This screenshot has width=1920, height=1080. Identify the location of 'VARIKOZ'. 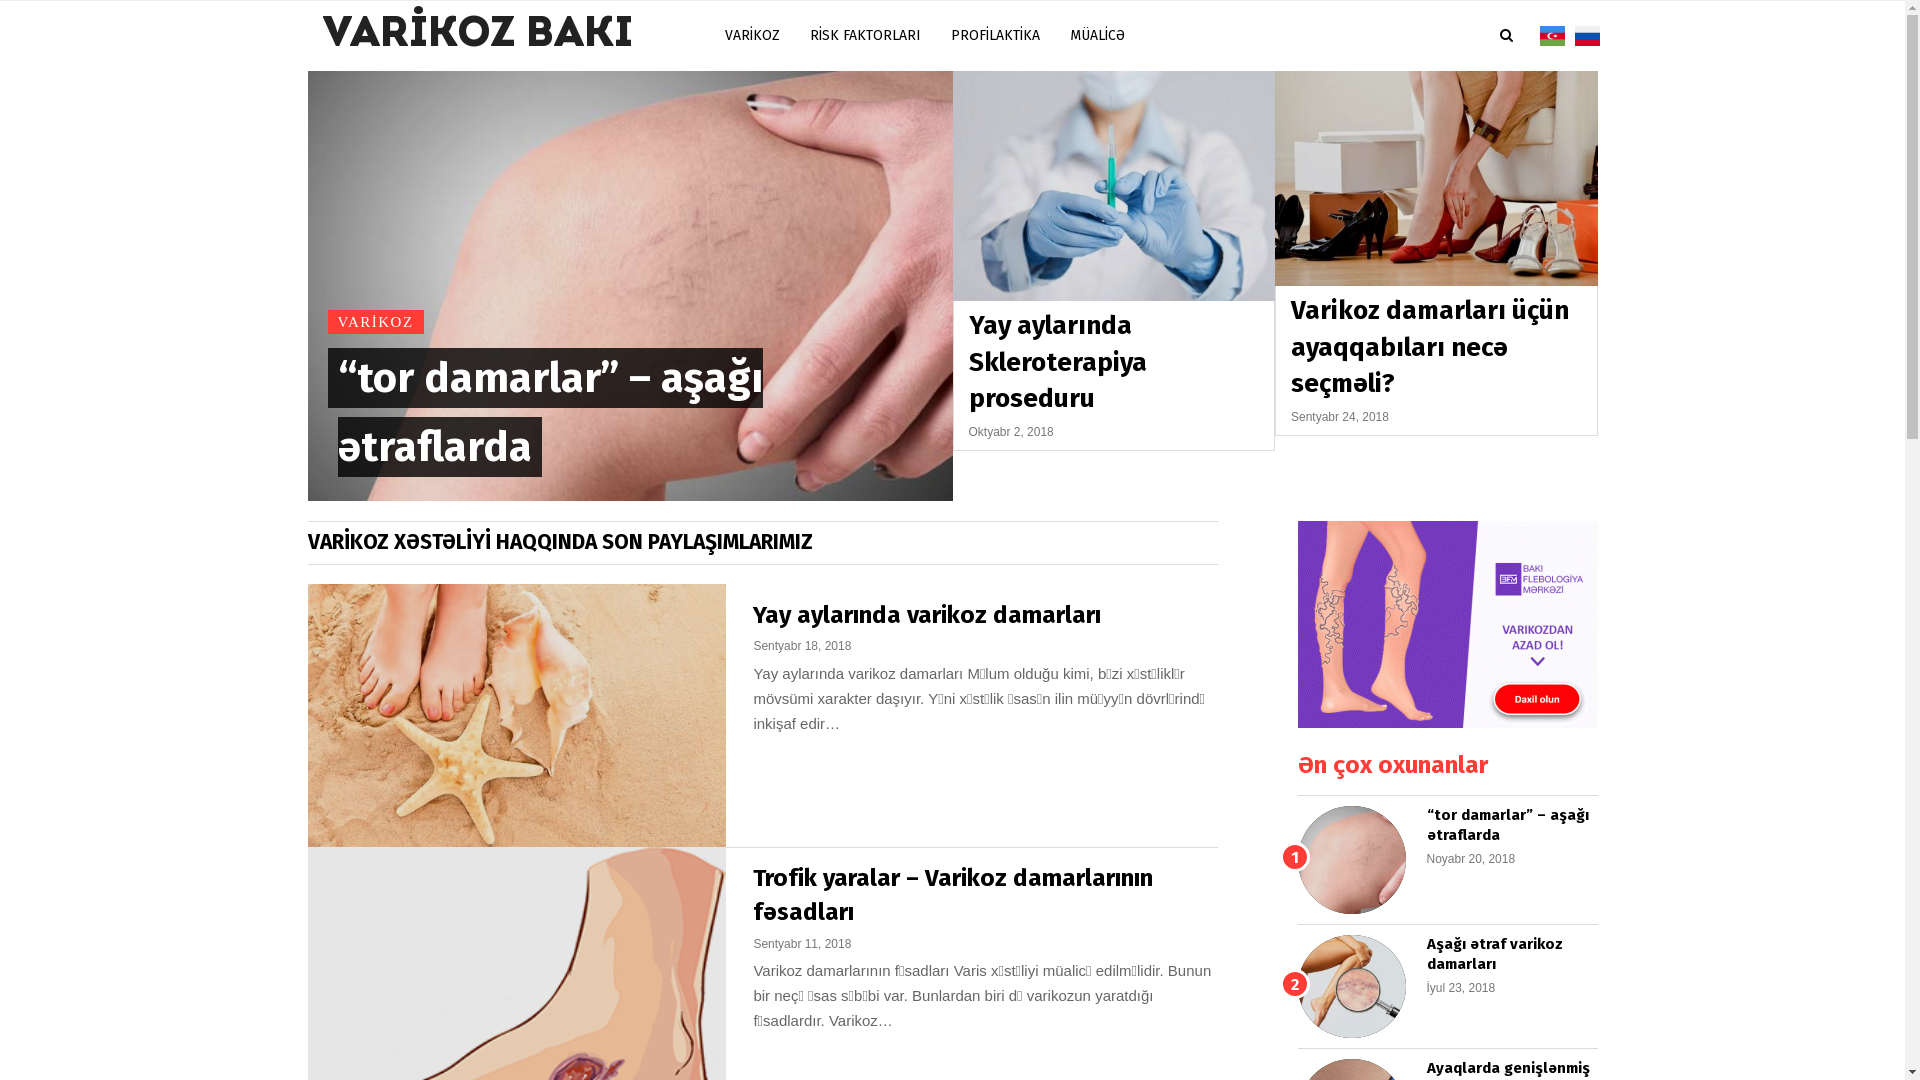
(751, 35).